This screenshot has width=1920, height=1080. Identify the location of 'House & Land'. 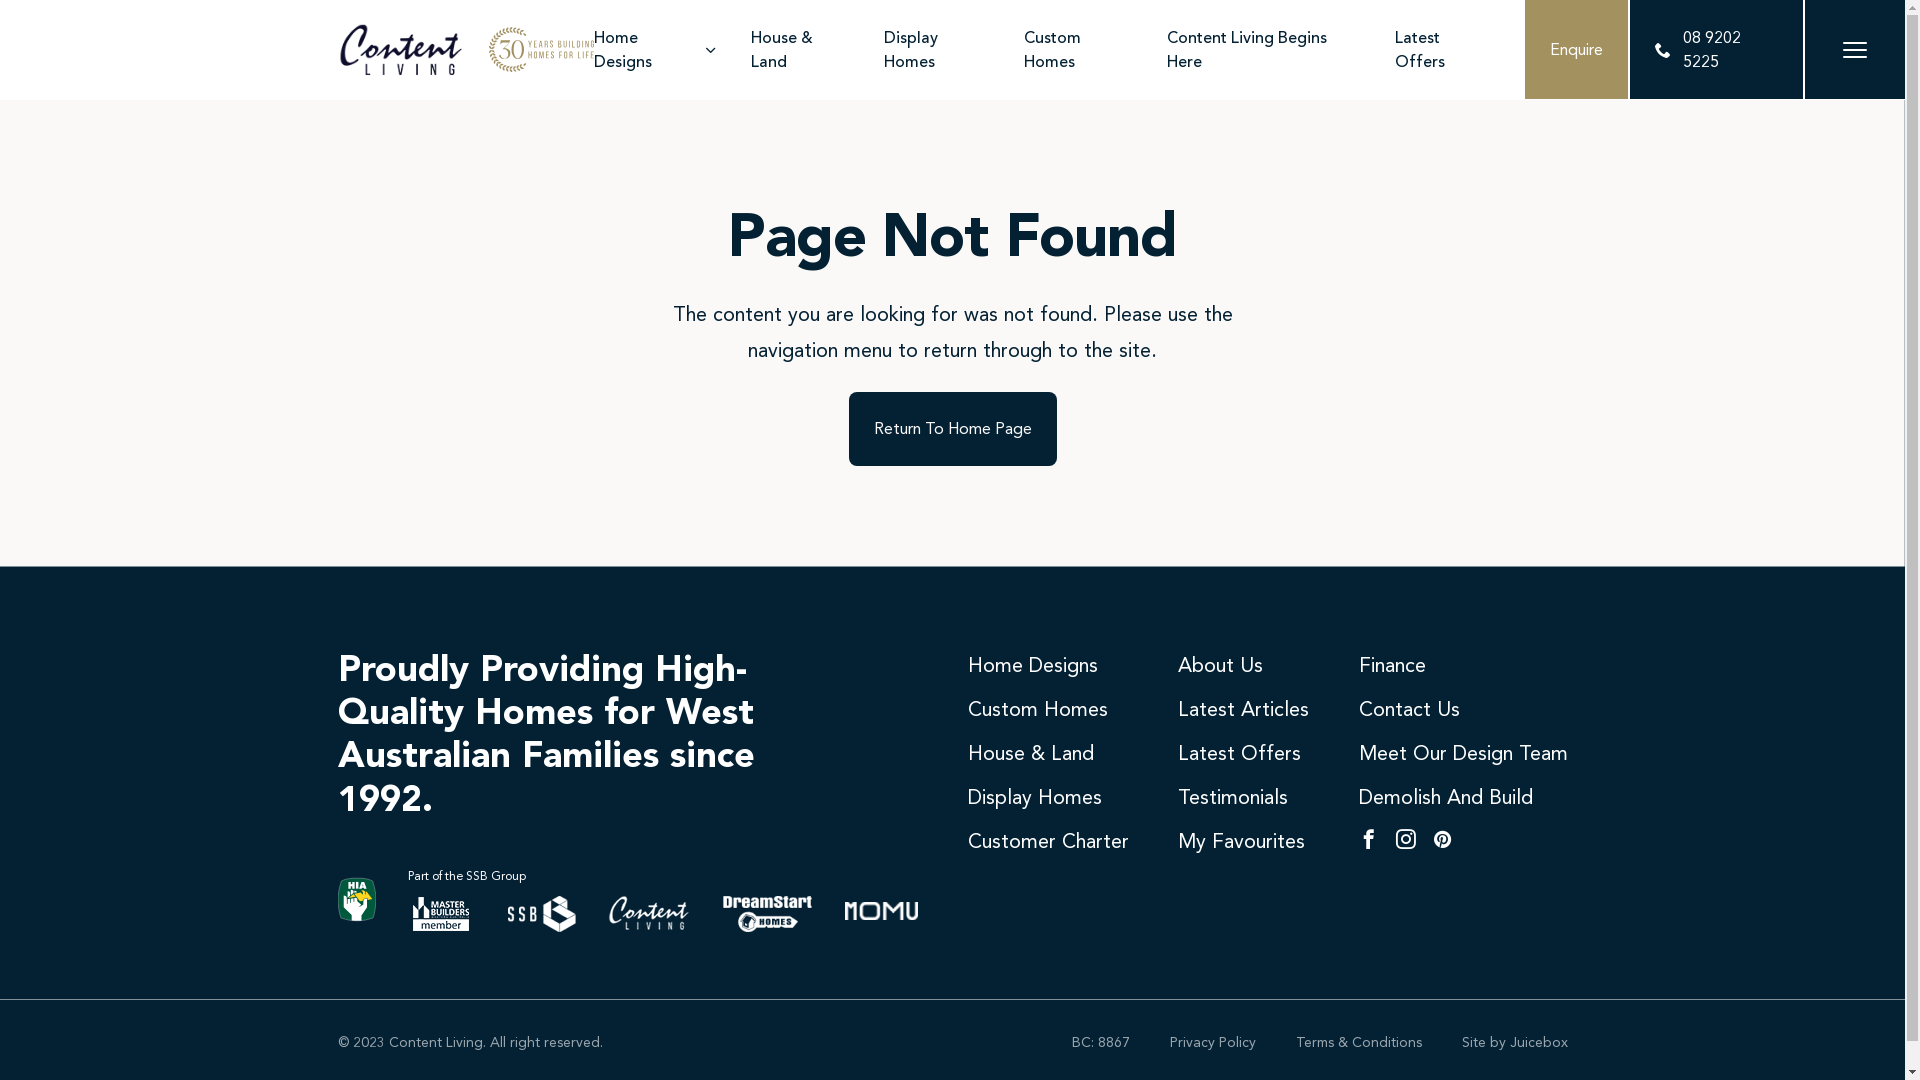
(801, 49).